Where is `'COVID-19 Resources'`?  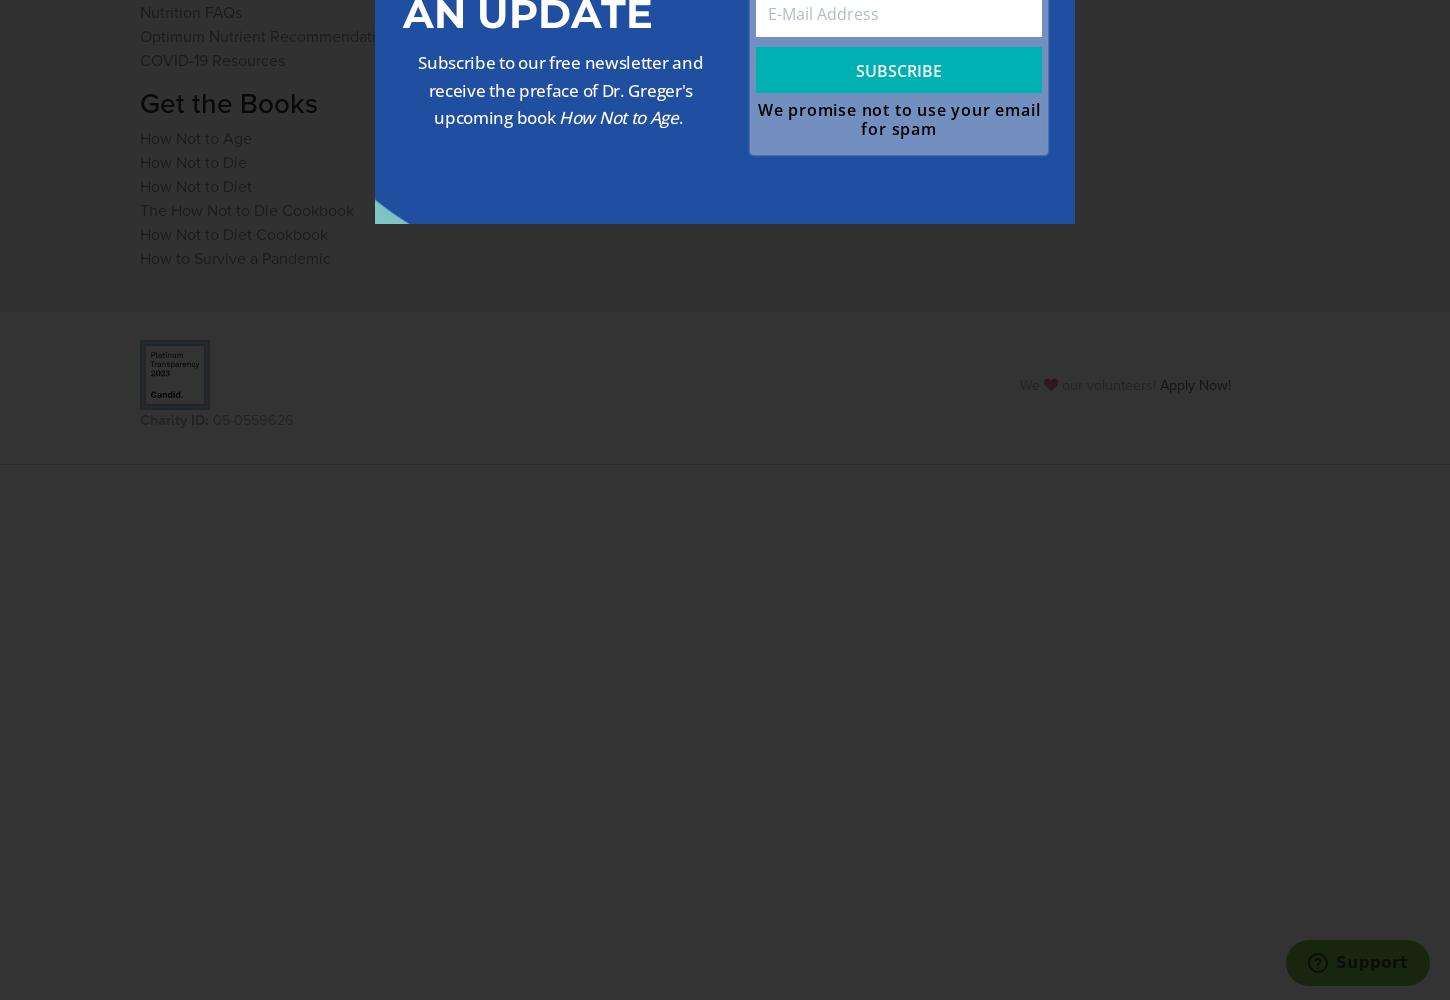
'COVID-19 Resources' is located at coordinates (211, 59).